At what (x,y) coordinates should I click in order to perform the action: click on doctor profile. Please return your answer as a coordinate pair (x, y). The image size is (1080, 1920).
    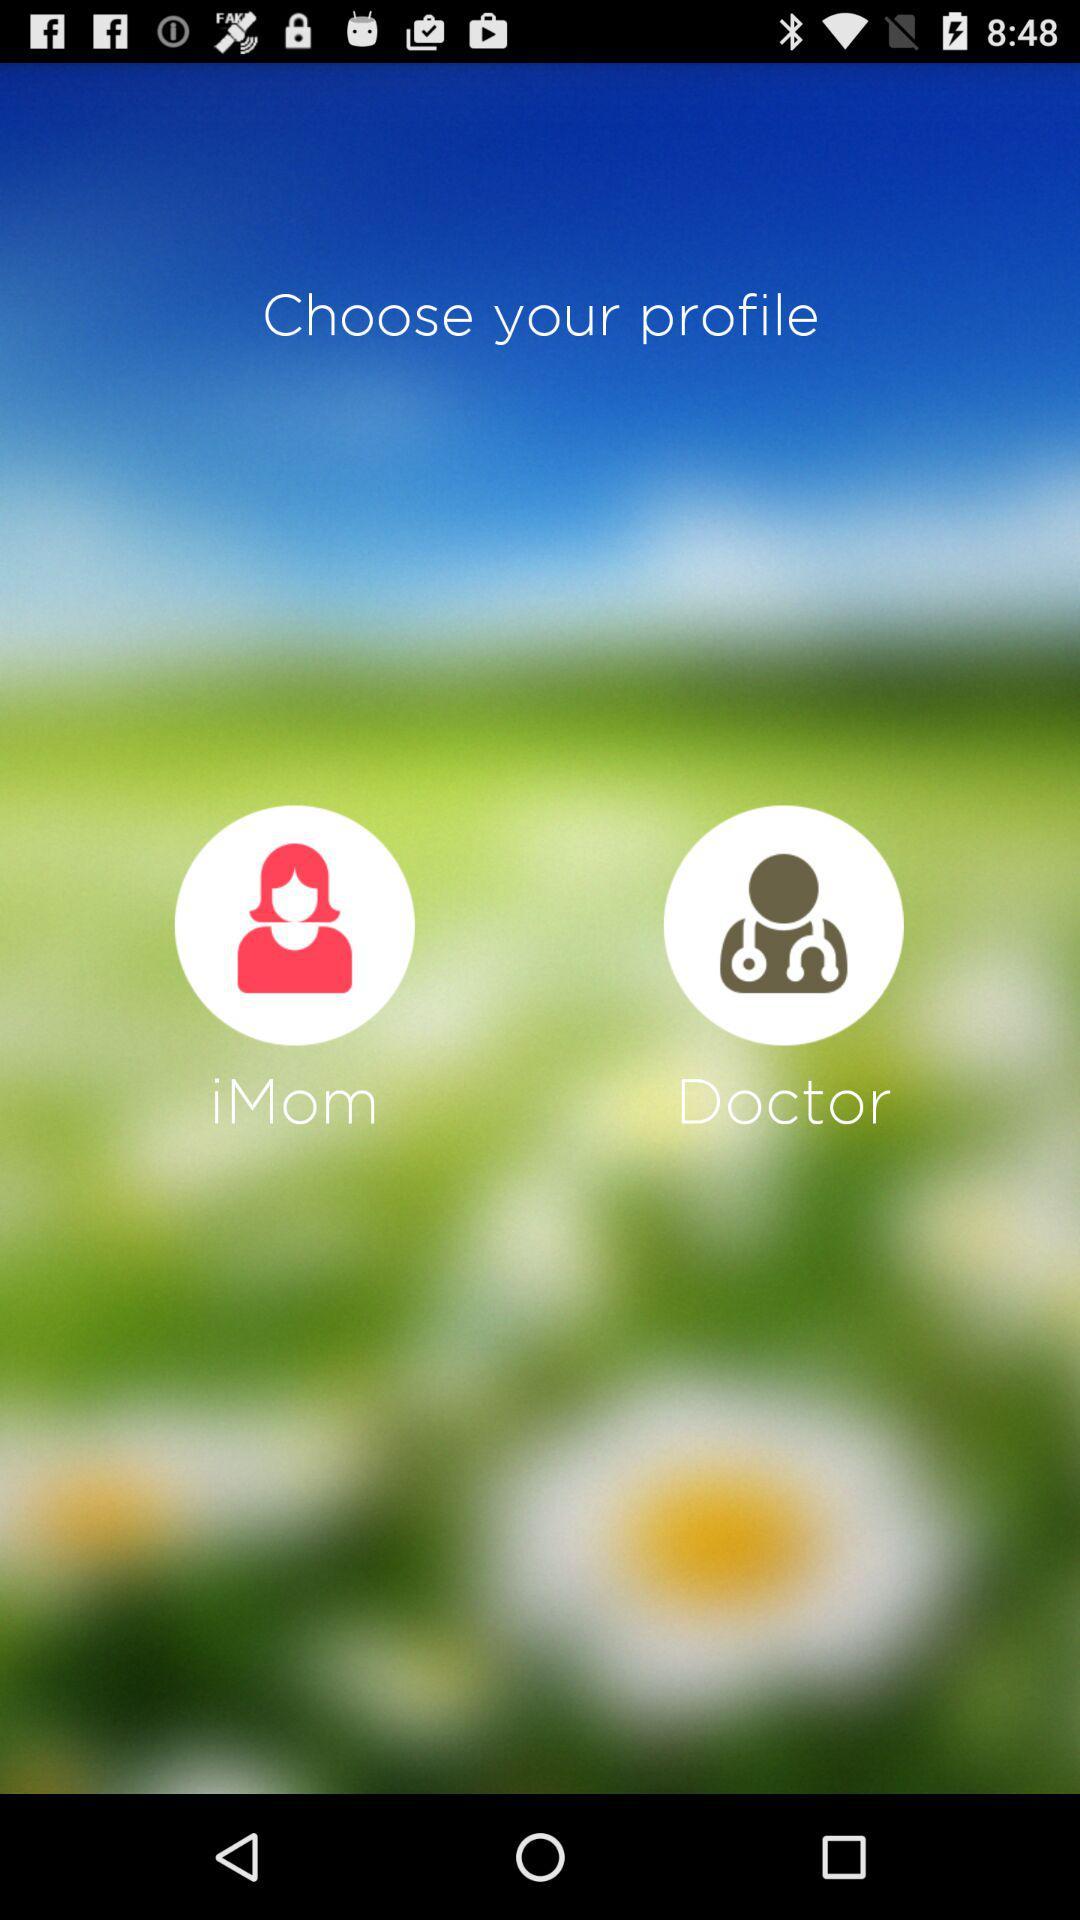
    Looking at the image, I should click on (782, 924).